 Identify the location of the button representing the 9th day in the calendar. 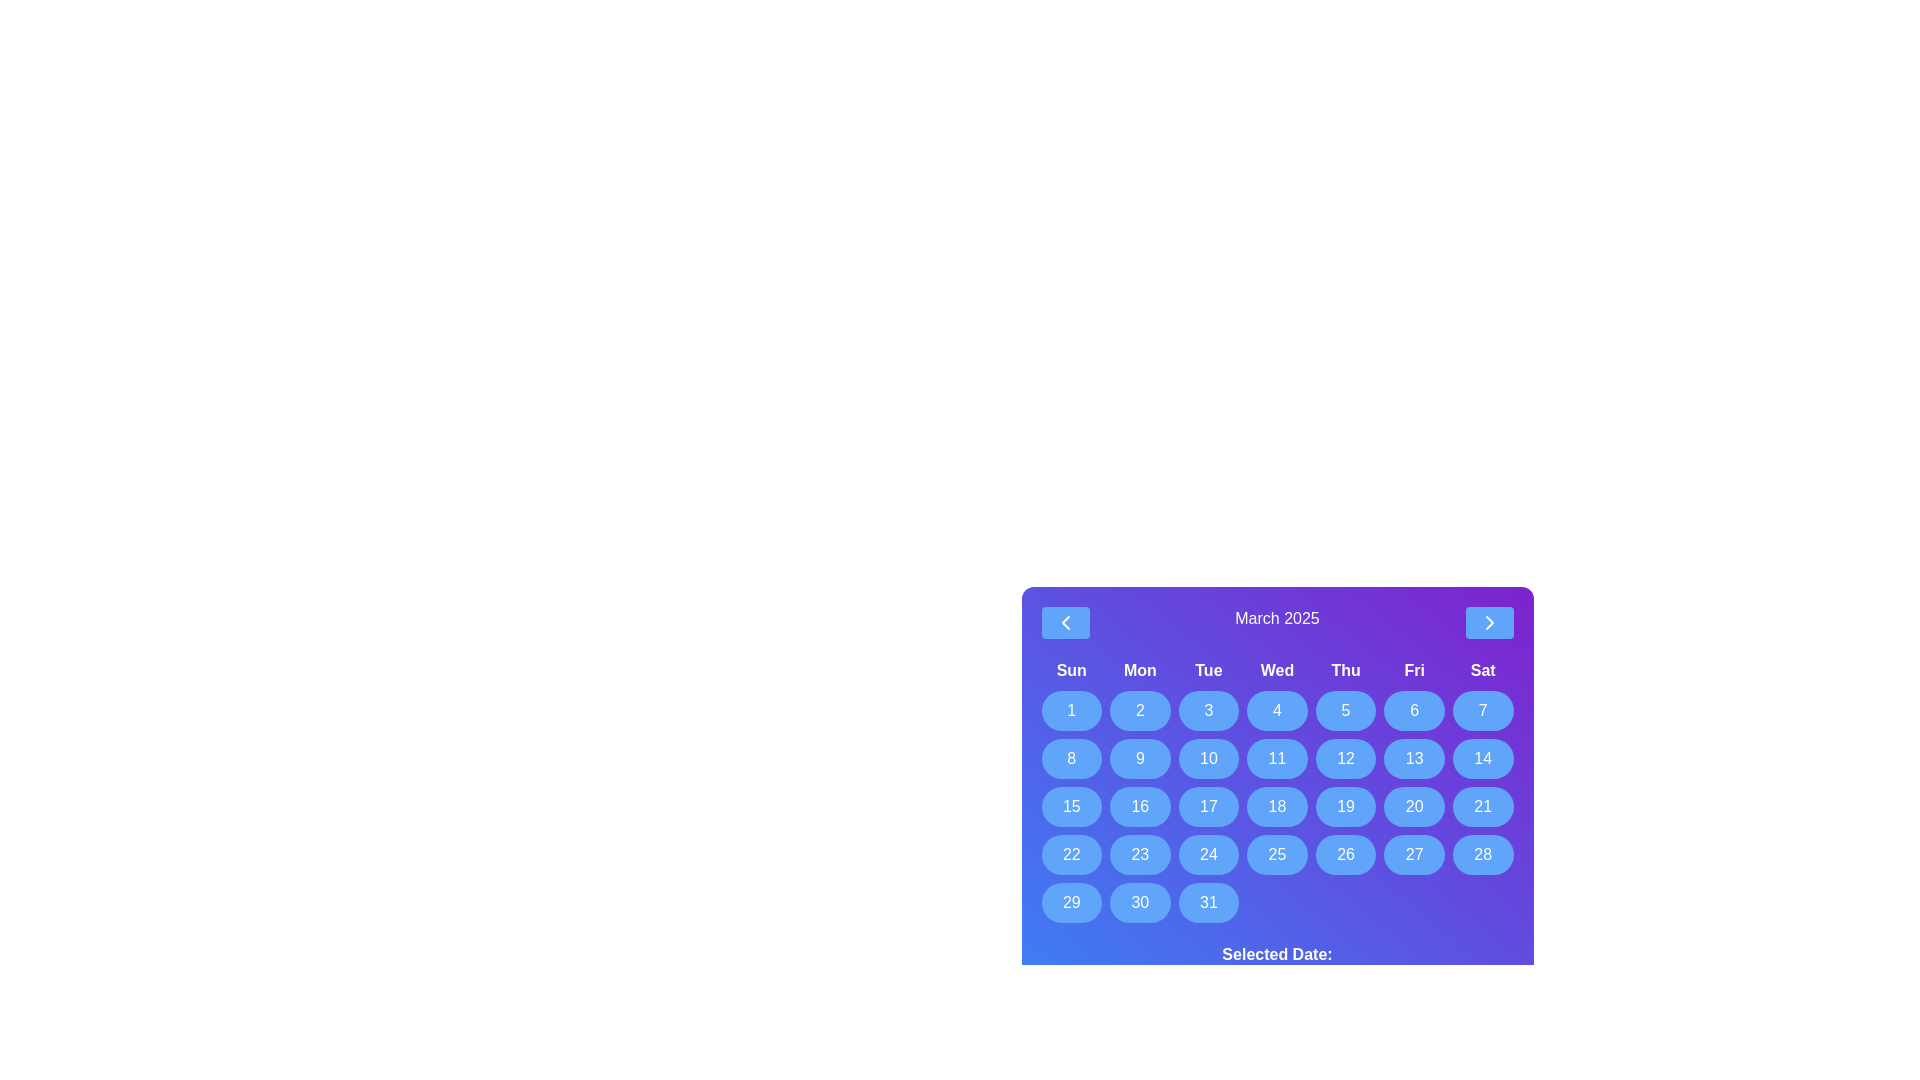
(1140, 759).